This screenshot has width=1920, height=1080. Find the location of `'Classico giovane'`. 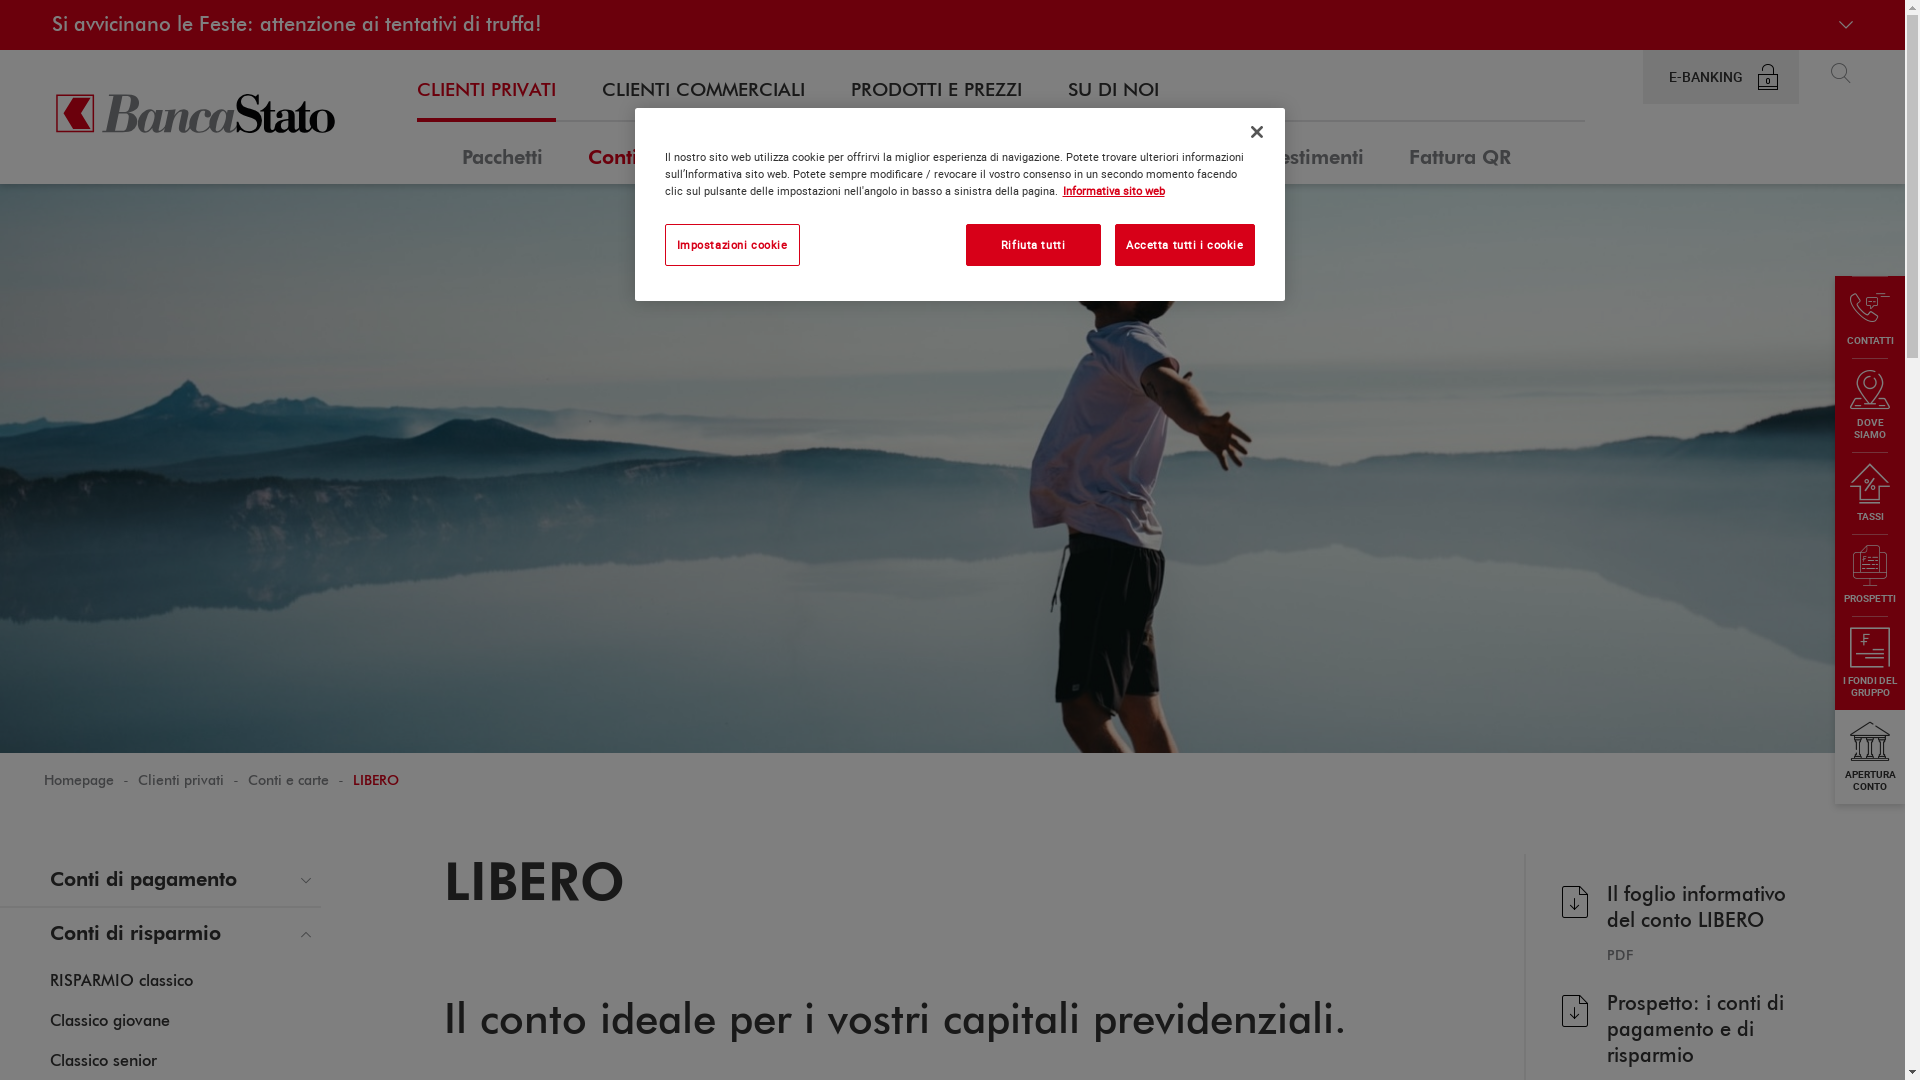

'Classico giovane' is located at coordinates (109, 1022).